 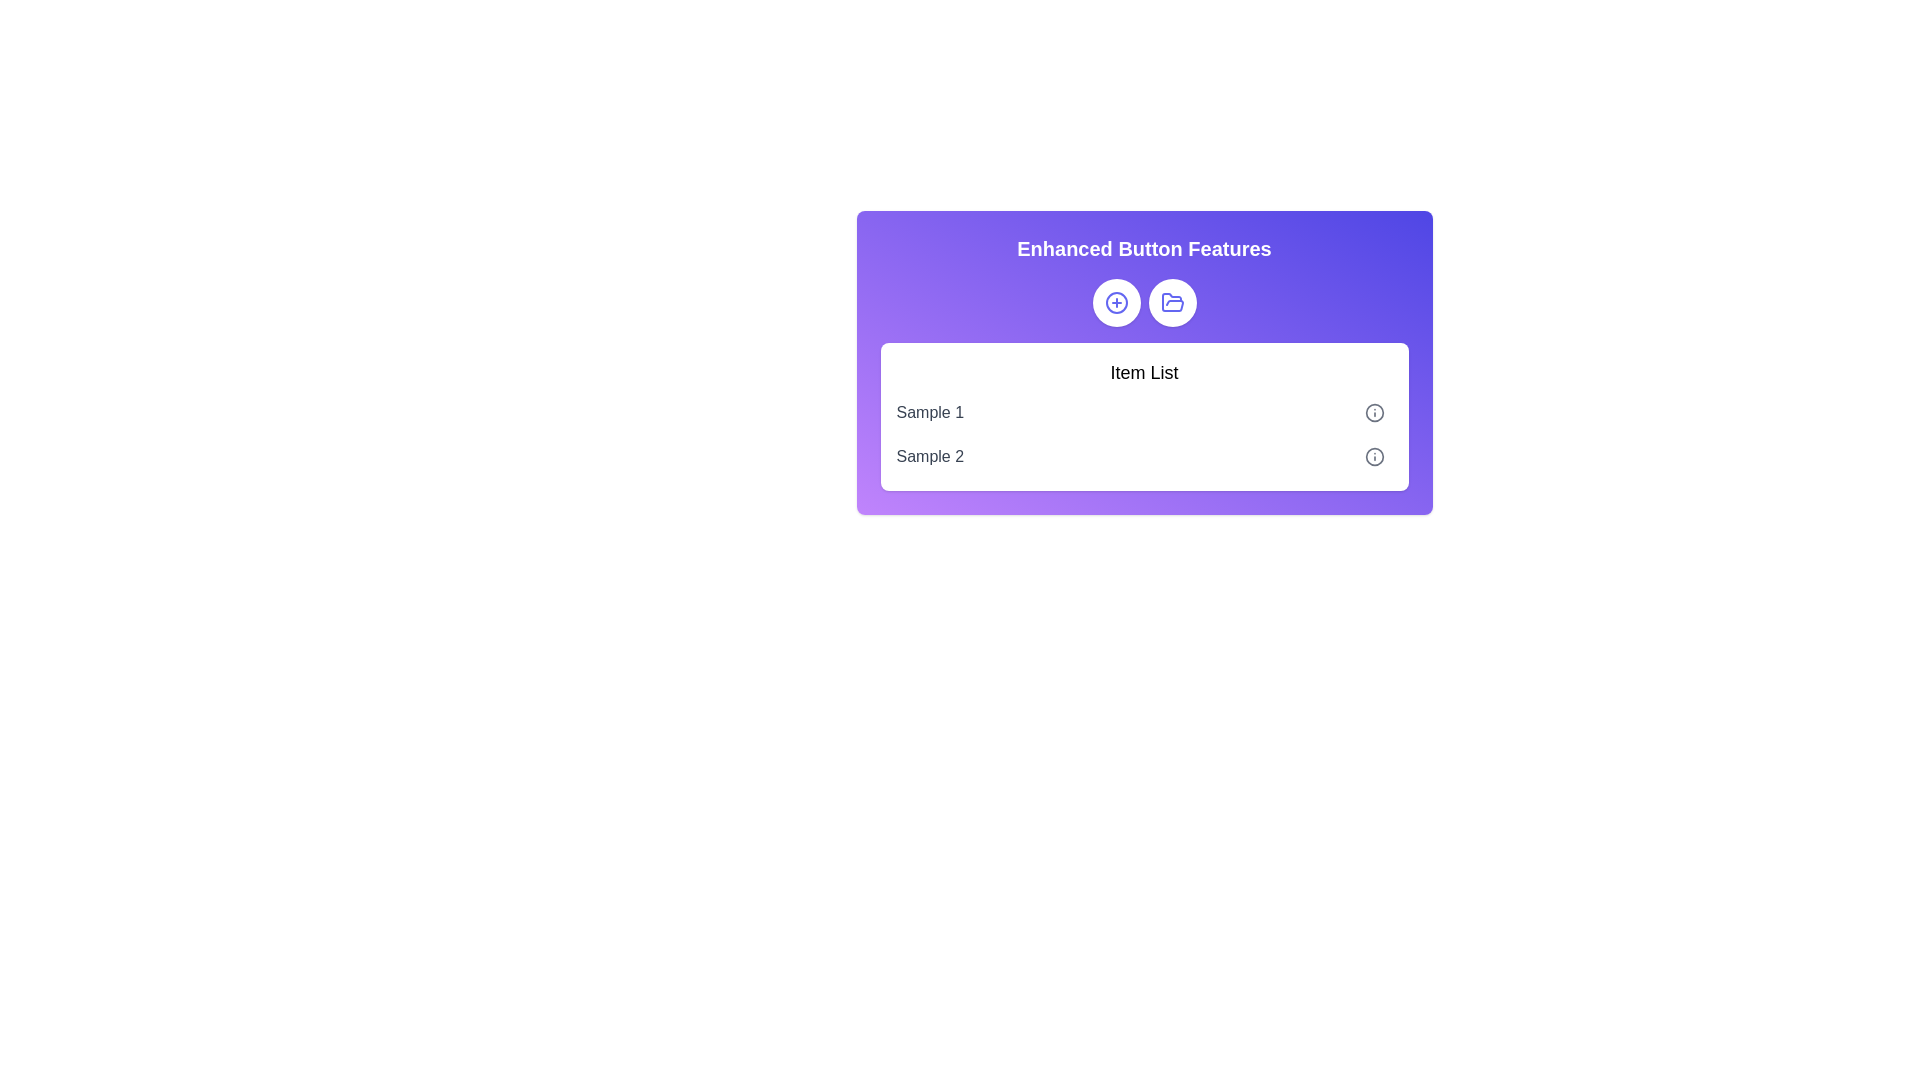 What do you see at coordinates (1373, 456) in the screenshot?
I see `the circular button with an information icon located to the far right of 'Sample 2' in the item list` at bounding box center [1373, 456].